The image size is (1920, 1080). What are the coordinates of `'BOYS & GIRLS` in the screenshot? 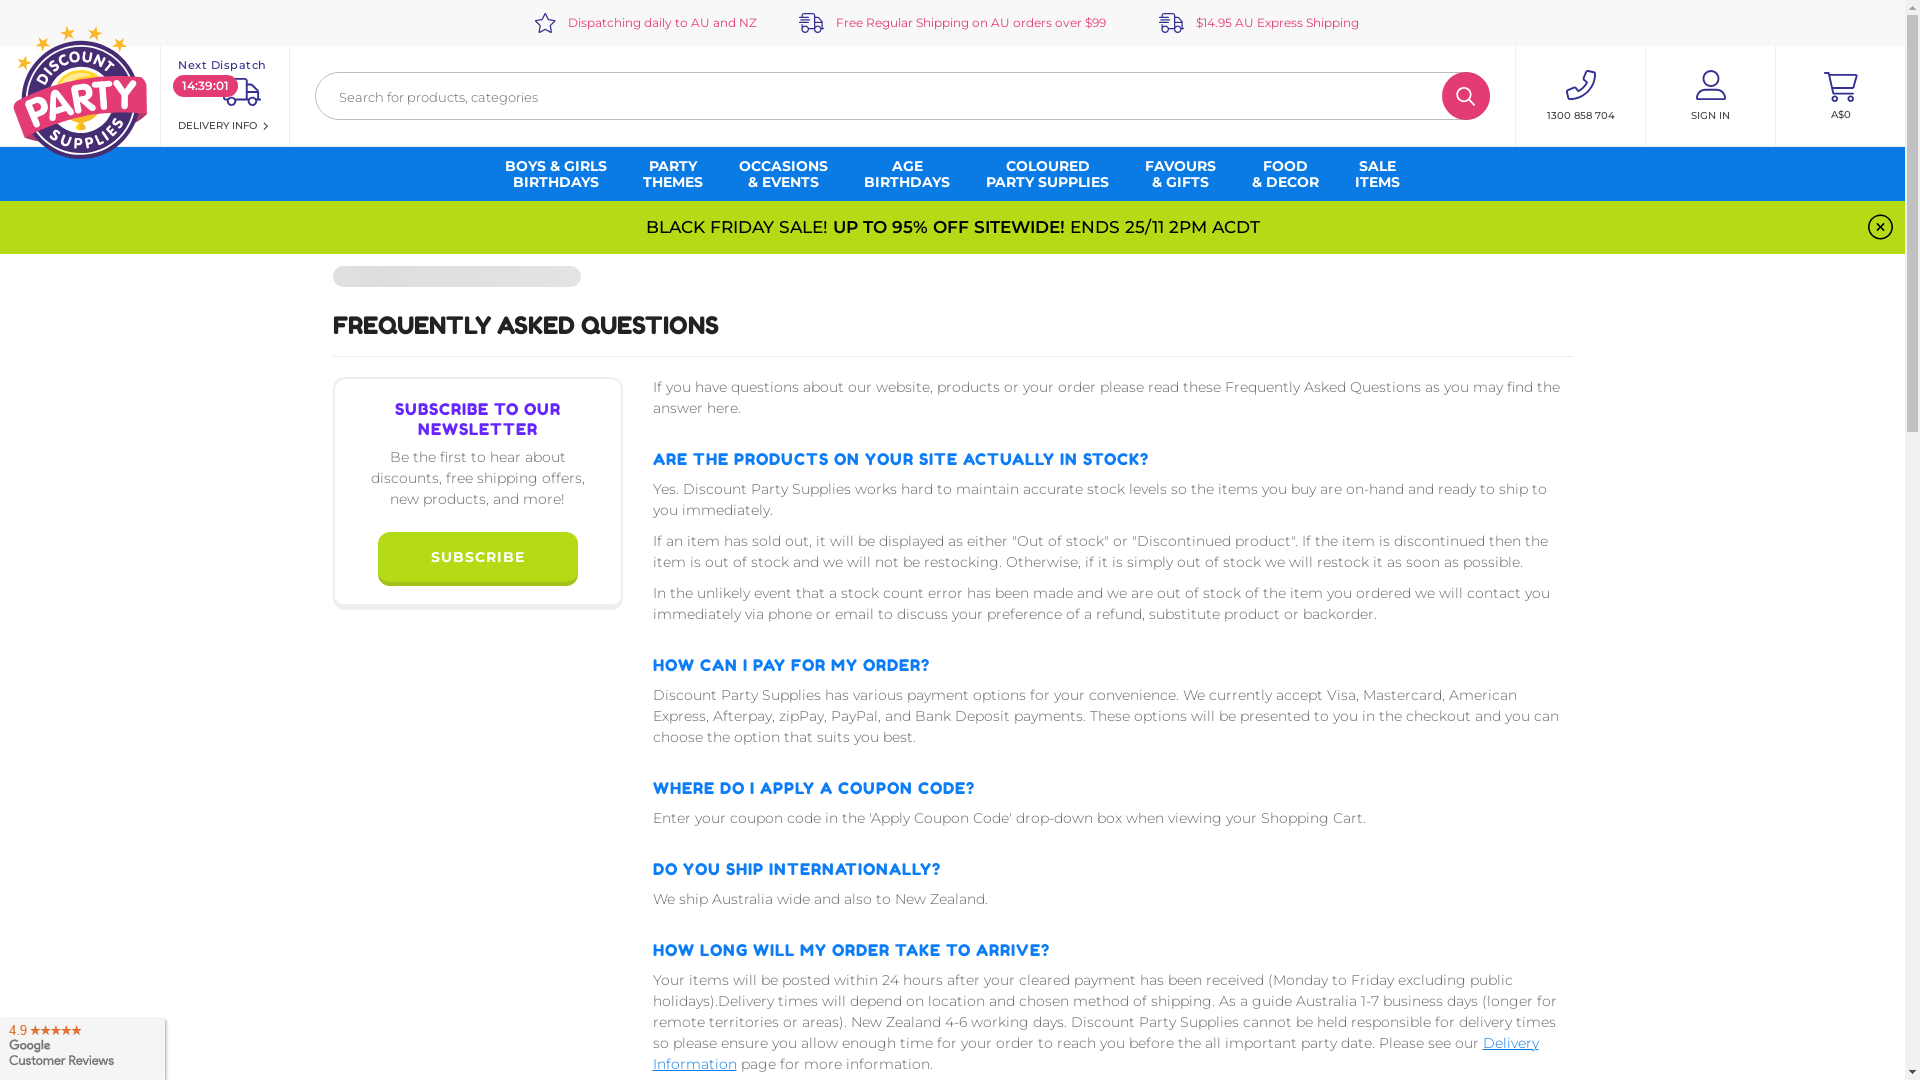 It's located at (556, 172).